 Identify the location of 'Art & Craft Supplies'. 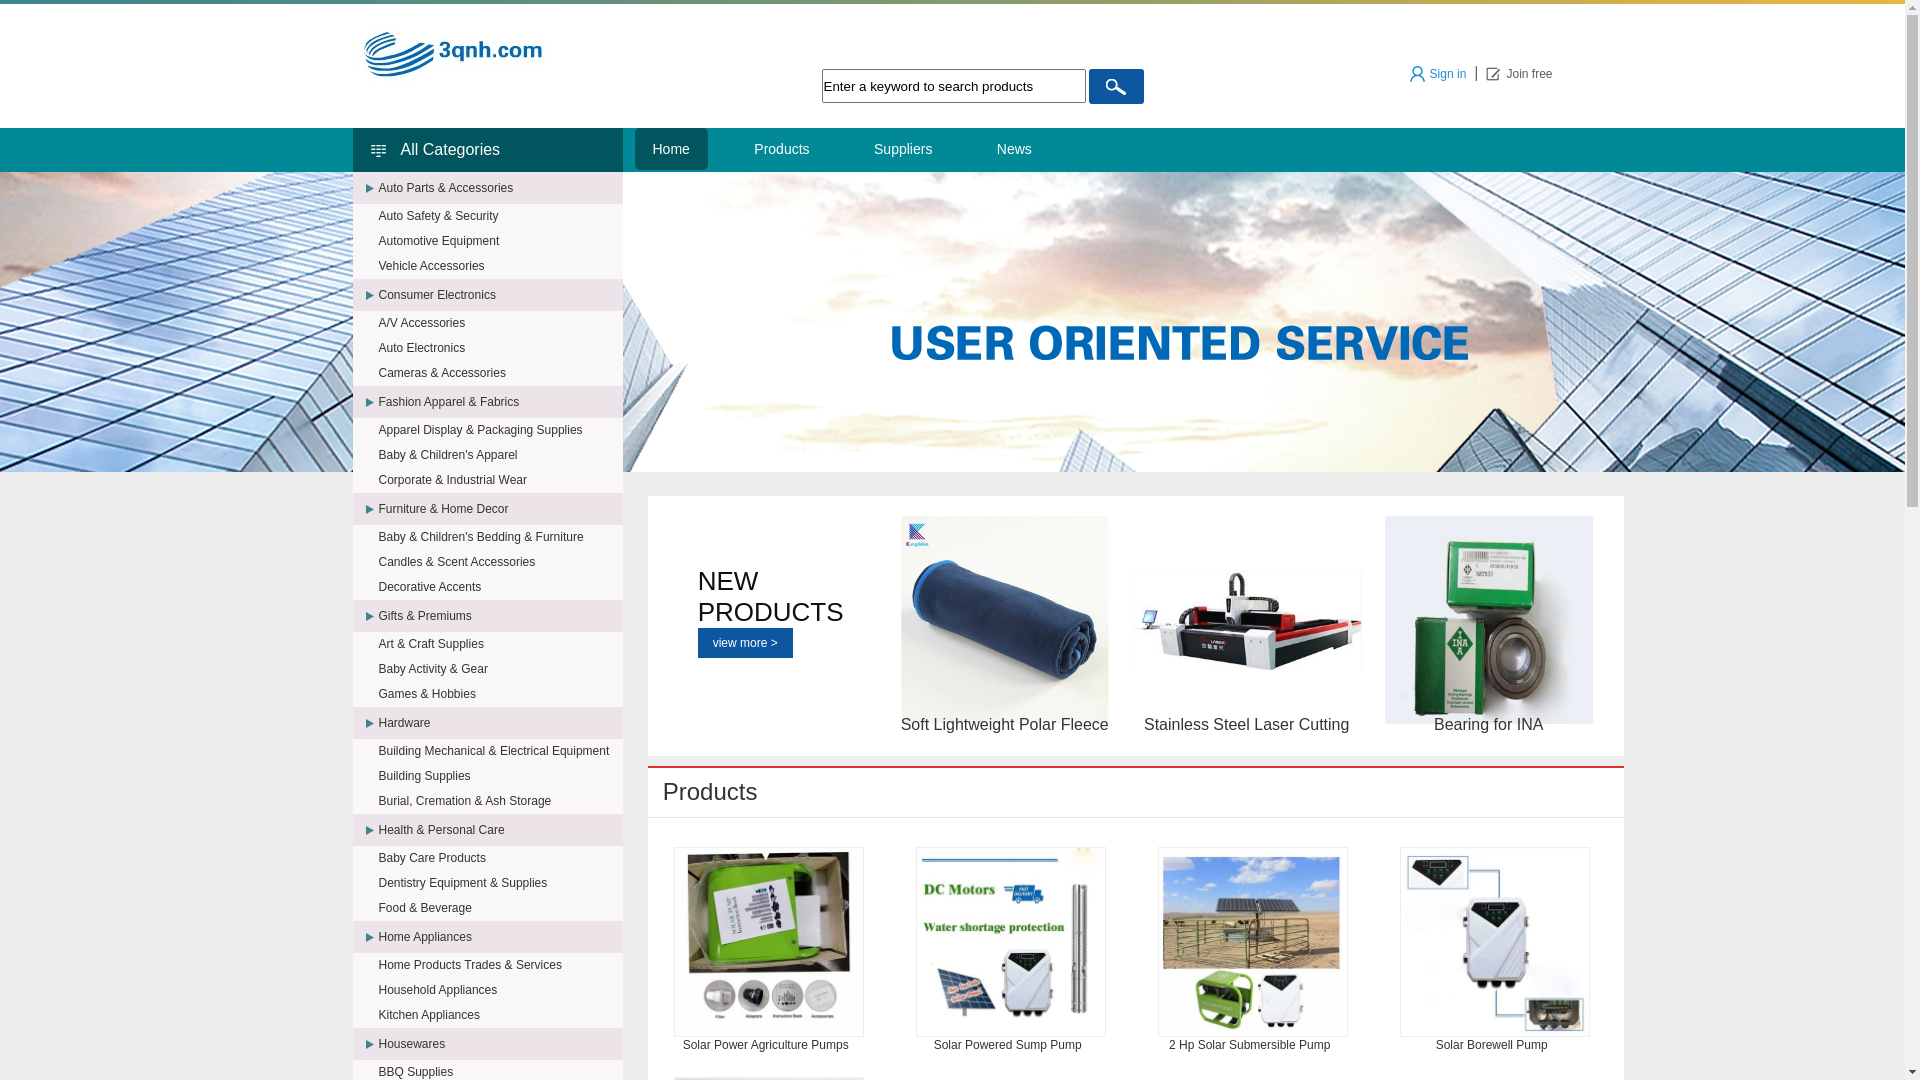
(499, 644).